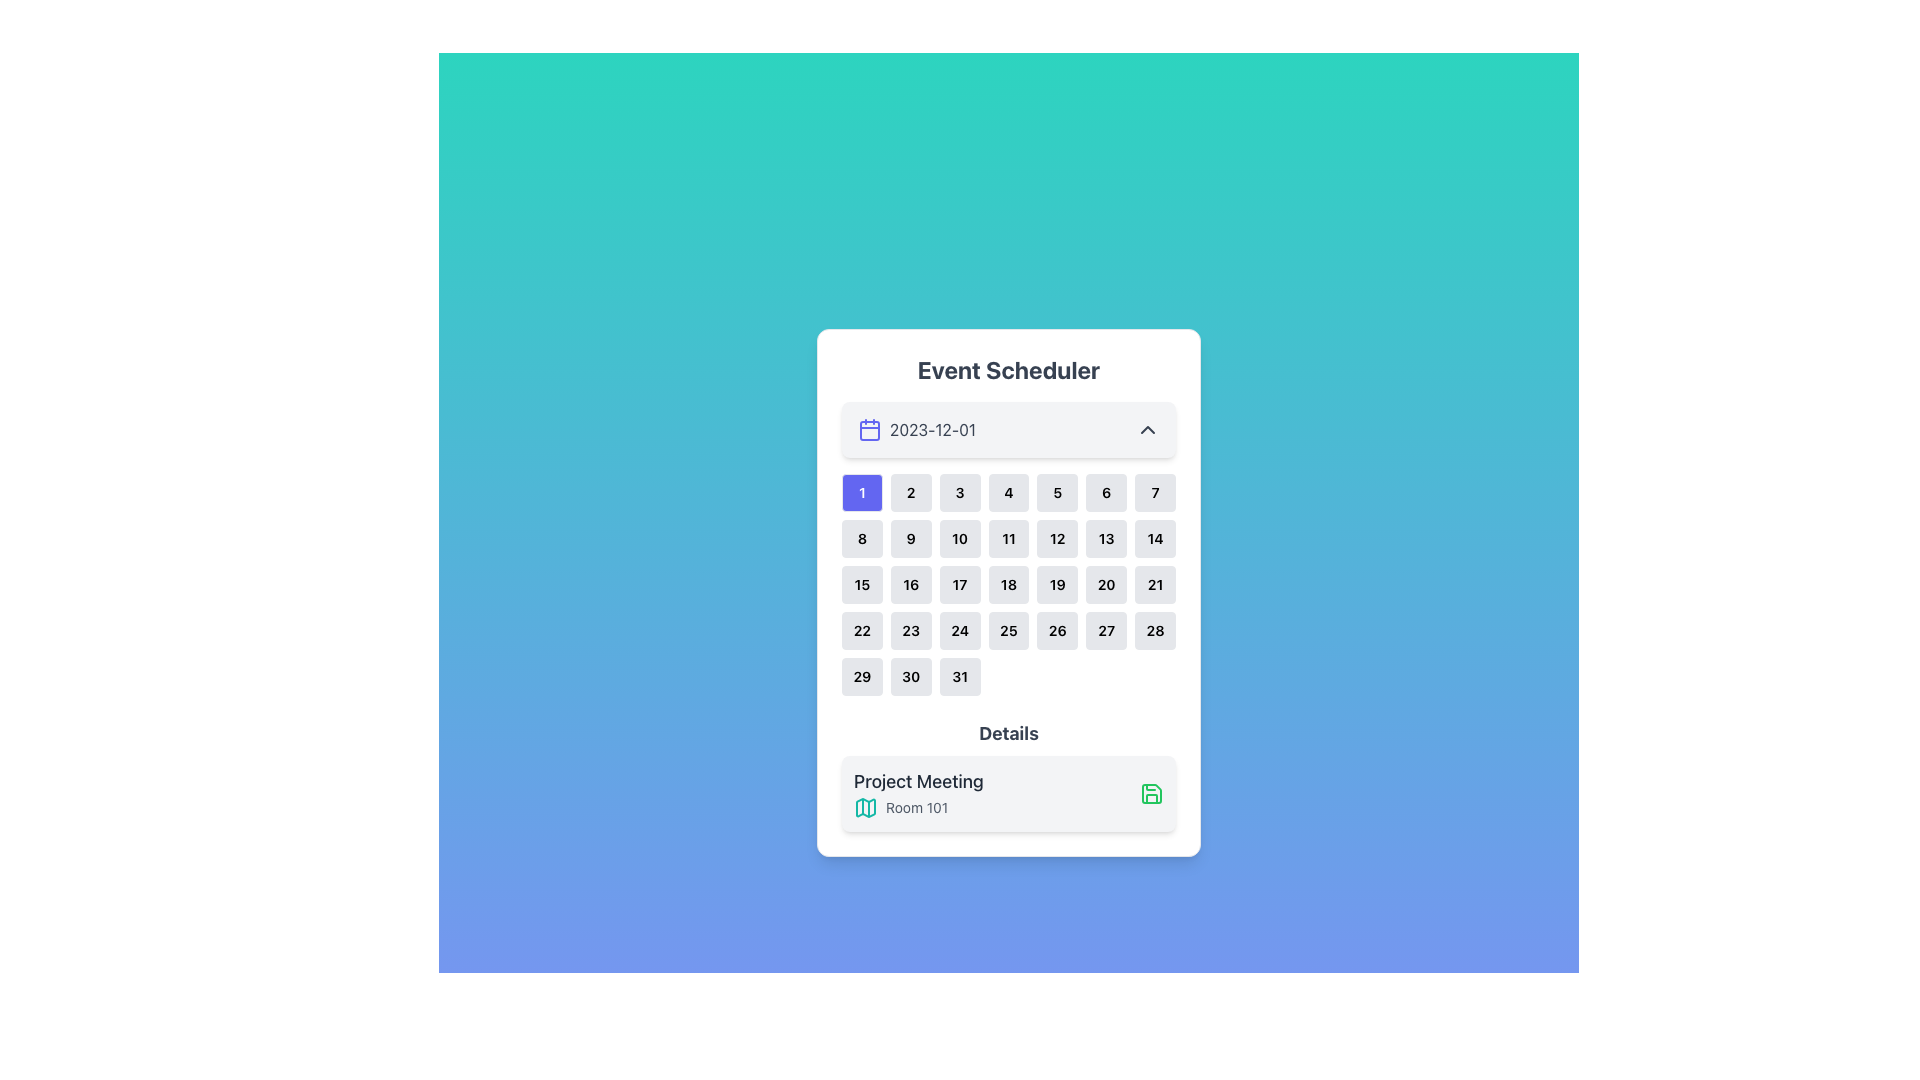  I want to click on the interactive day selector button located in the fourth row and third column of the calendar widget, so click(910, 631).